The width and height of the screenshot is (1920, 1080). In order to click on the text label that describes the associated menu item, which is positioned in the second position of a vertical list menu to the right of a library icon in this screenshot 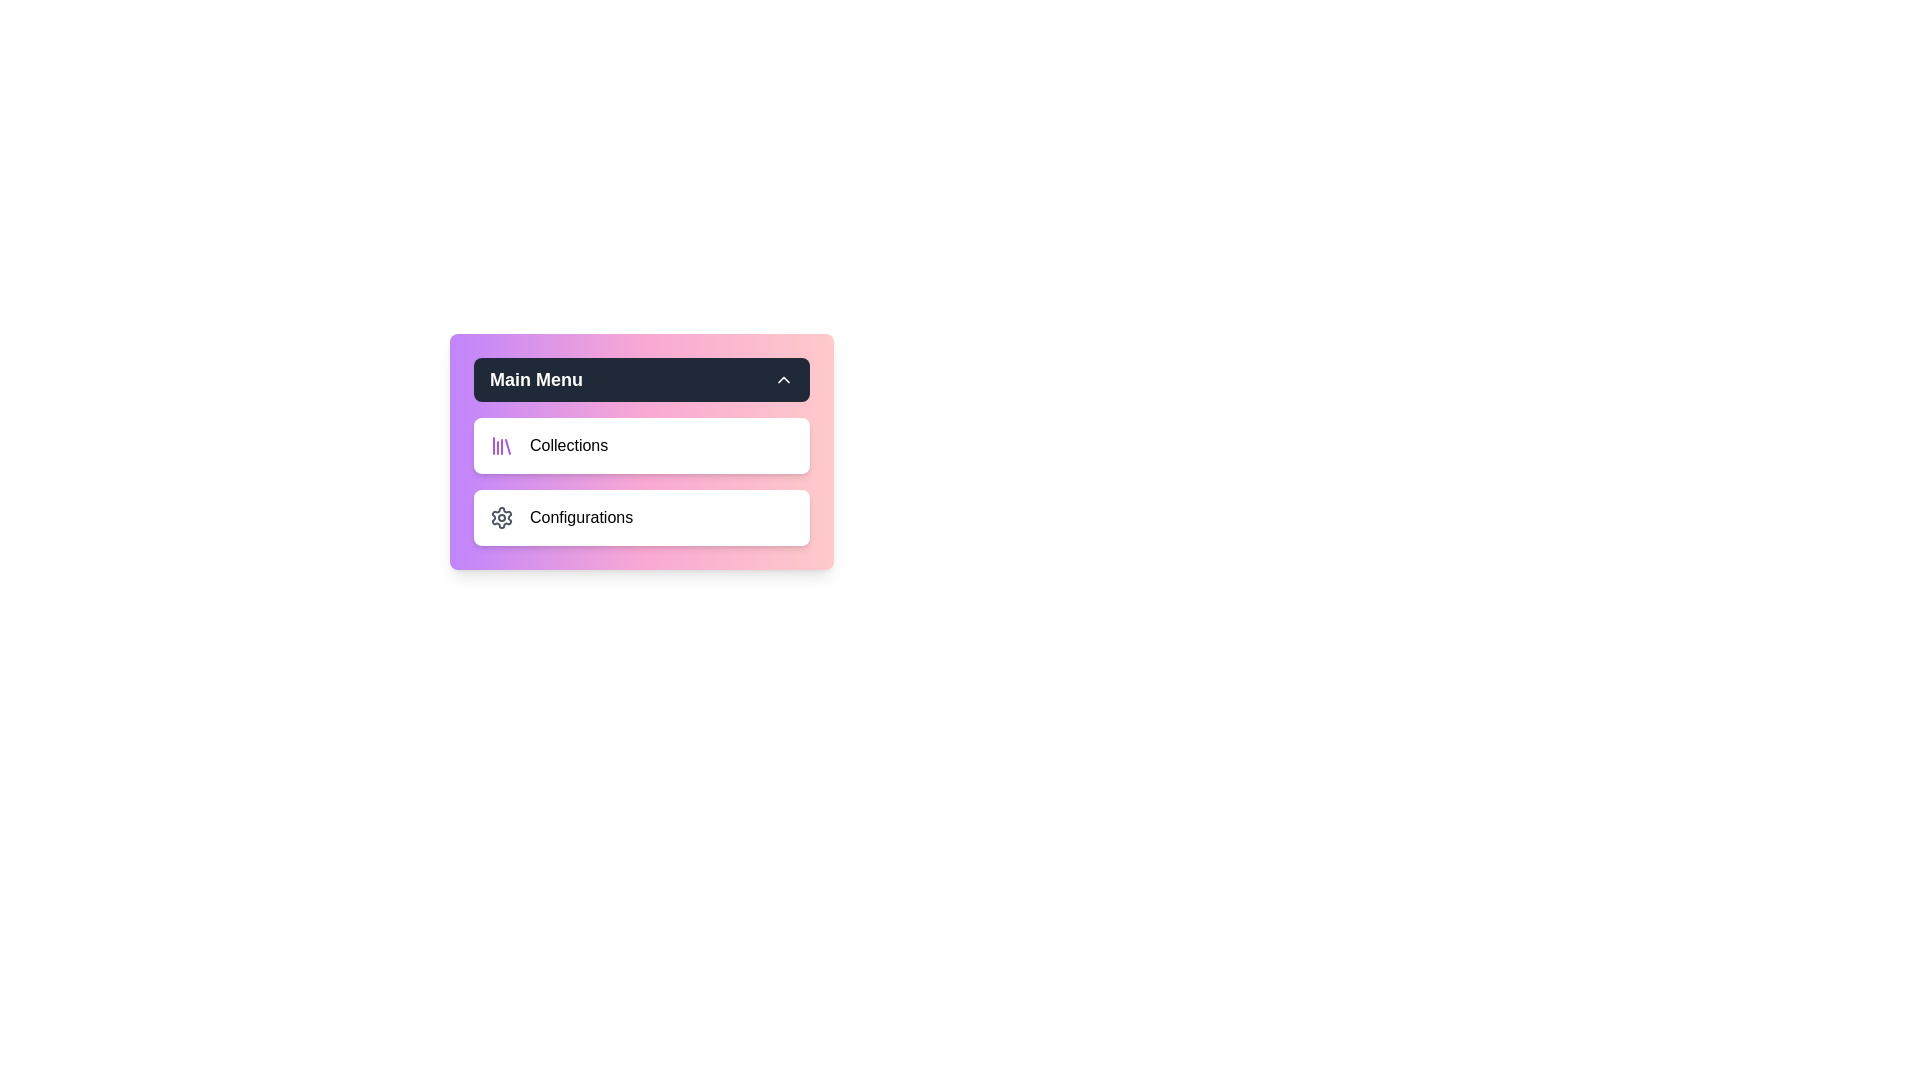, I will do `click(568, 445)`.